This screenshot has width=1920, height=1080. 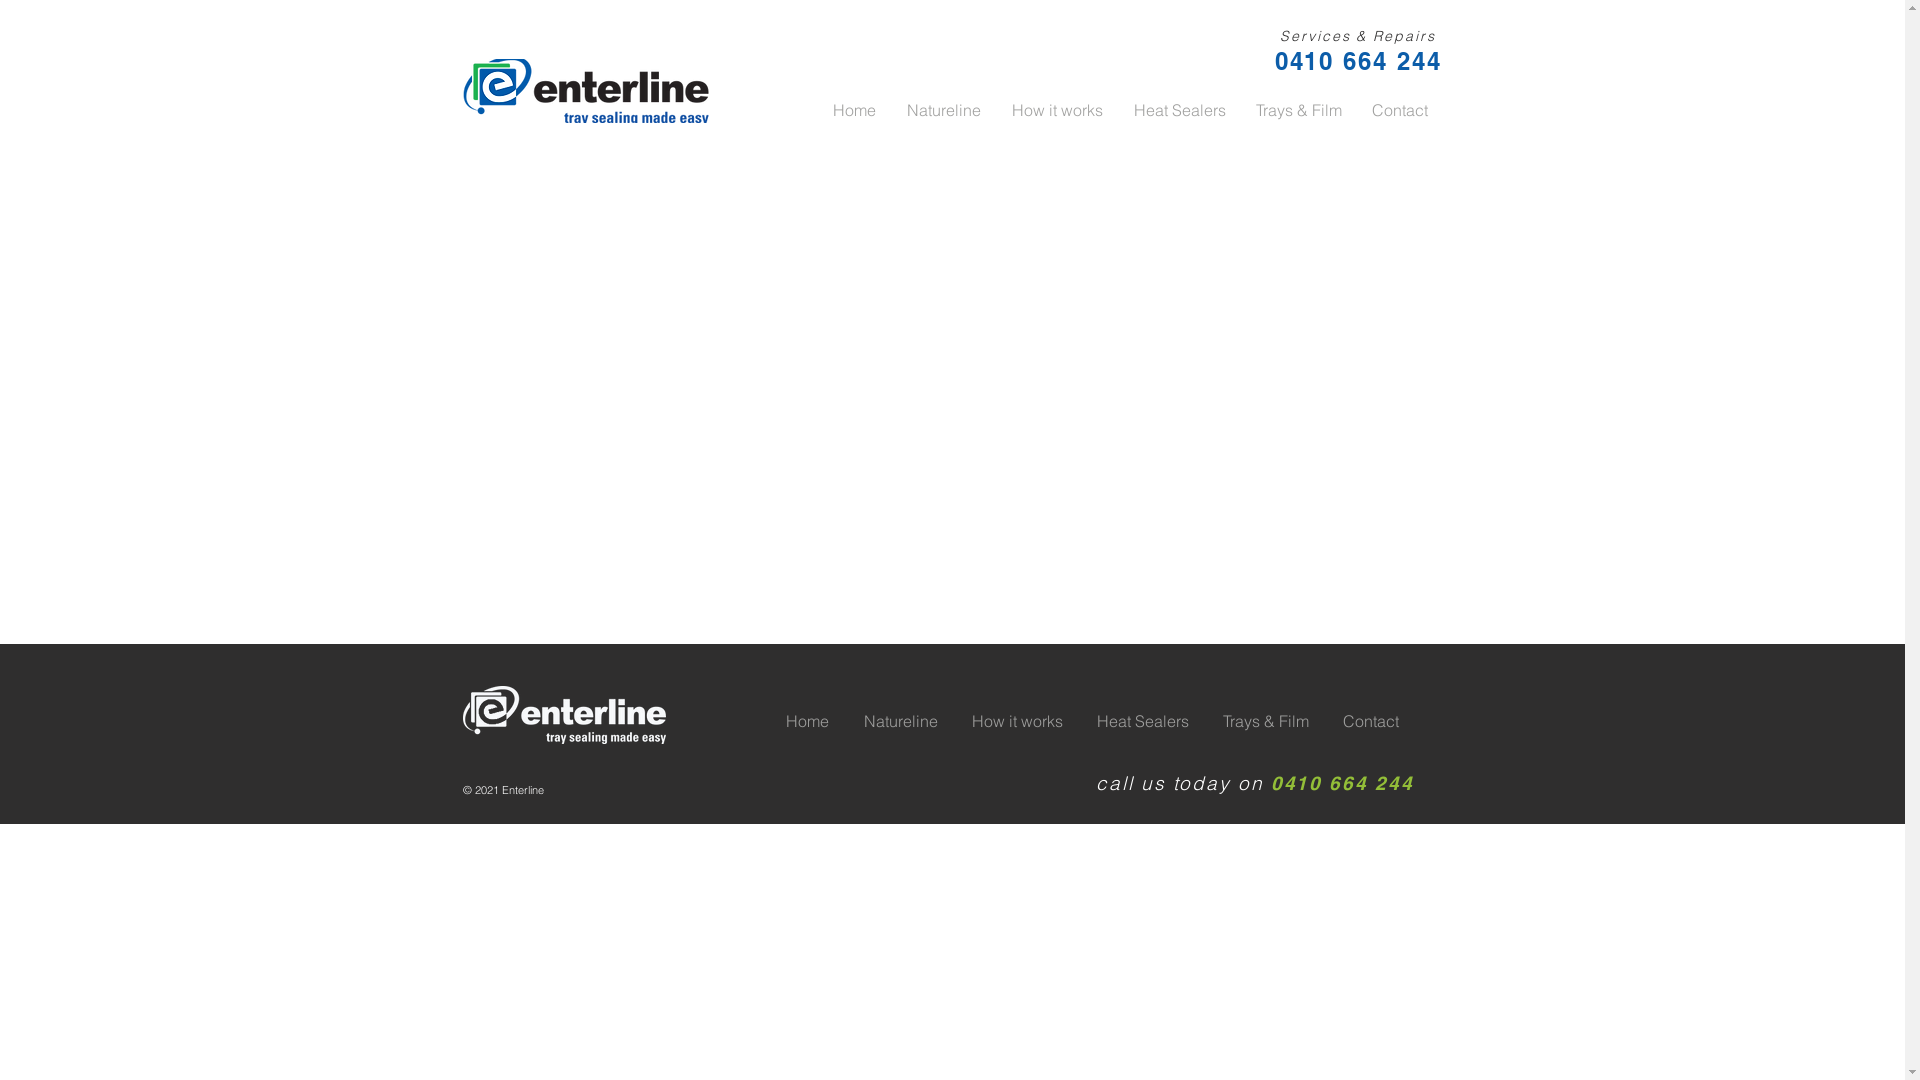 What do you see at coordinates (1297, 110) in the screenshot?
I see `'Trays & Film'` at bounding box center [1297, 110].